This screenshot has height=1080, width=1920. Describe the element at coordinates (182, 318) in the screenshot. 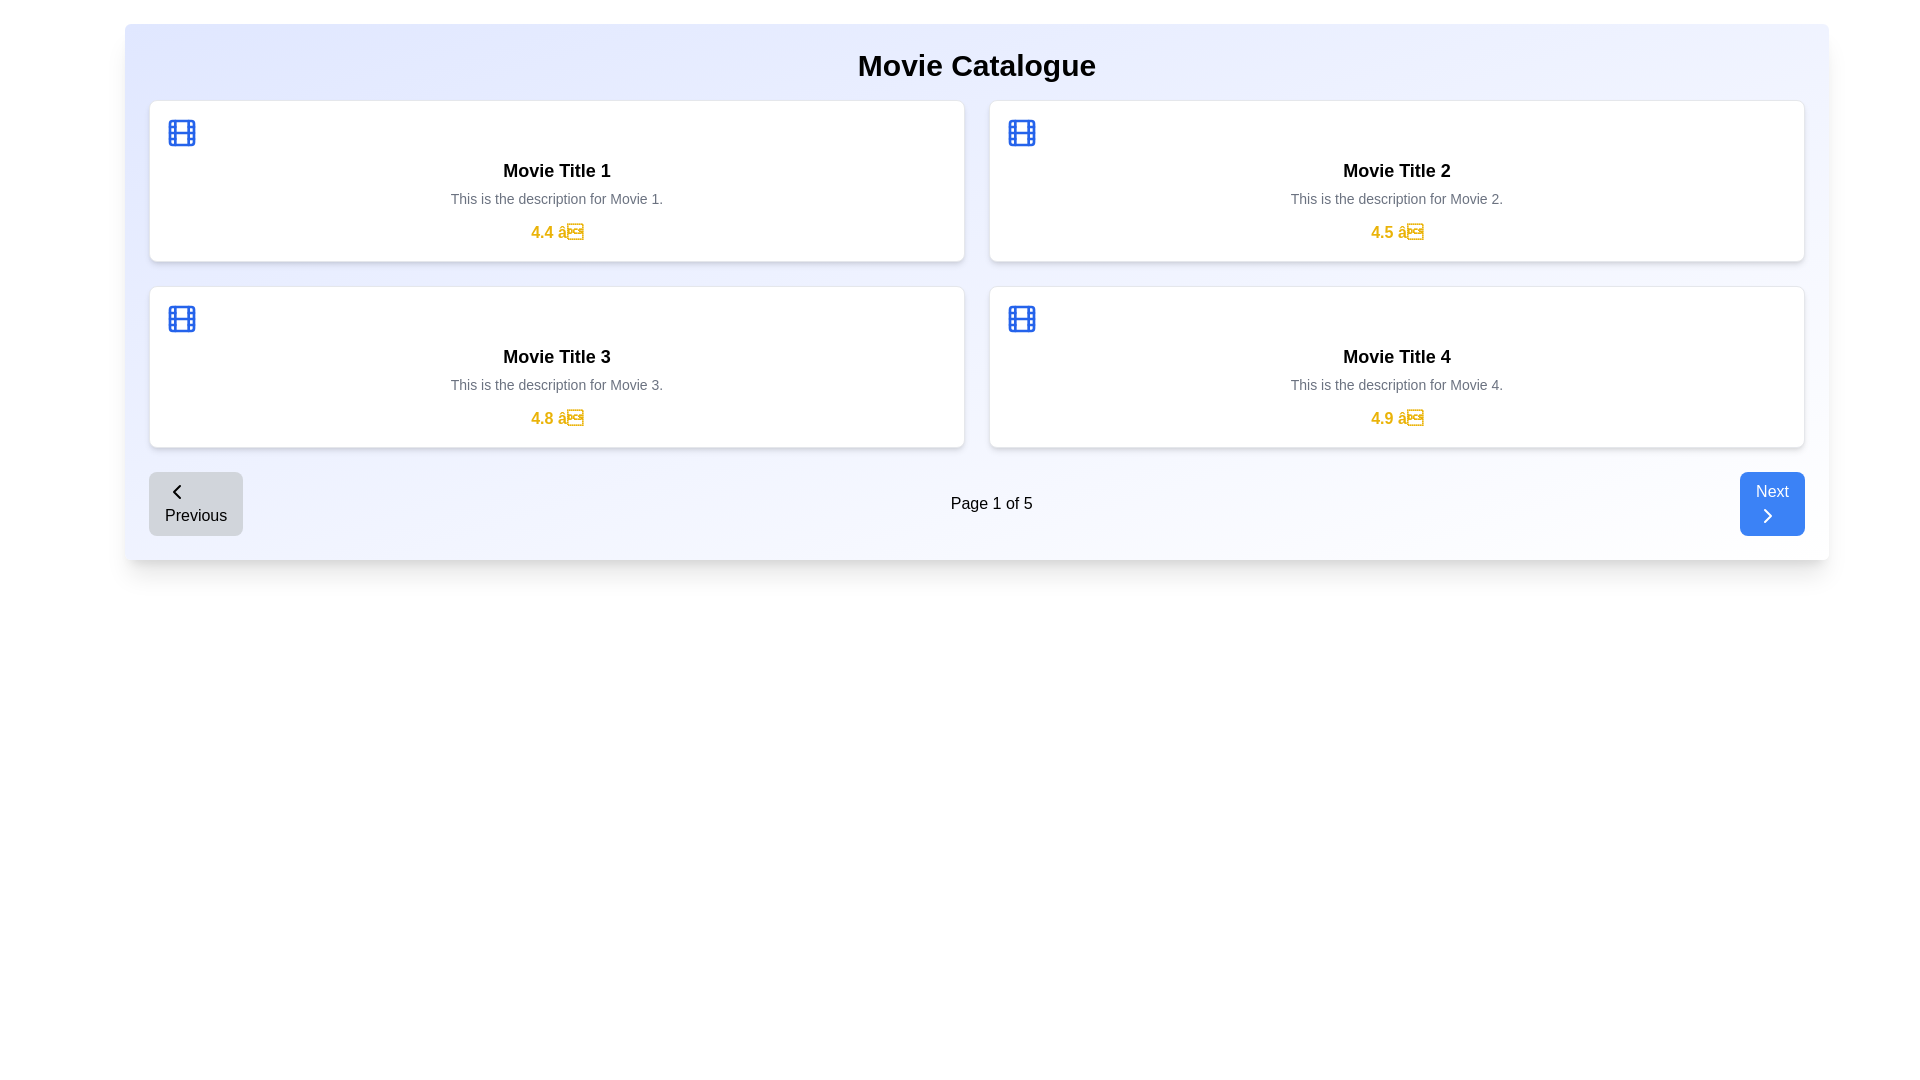

I see `the blue film roll icon located in the top-left corner of the third block titled 'Movie Title 3' in the movie catalogue view` at that location.